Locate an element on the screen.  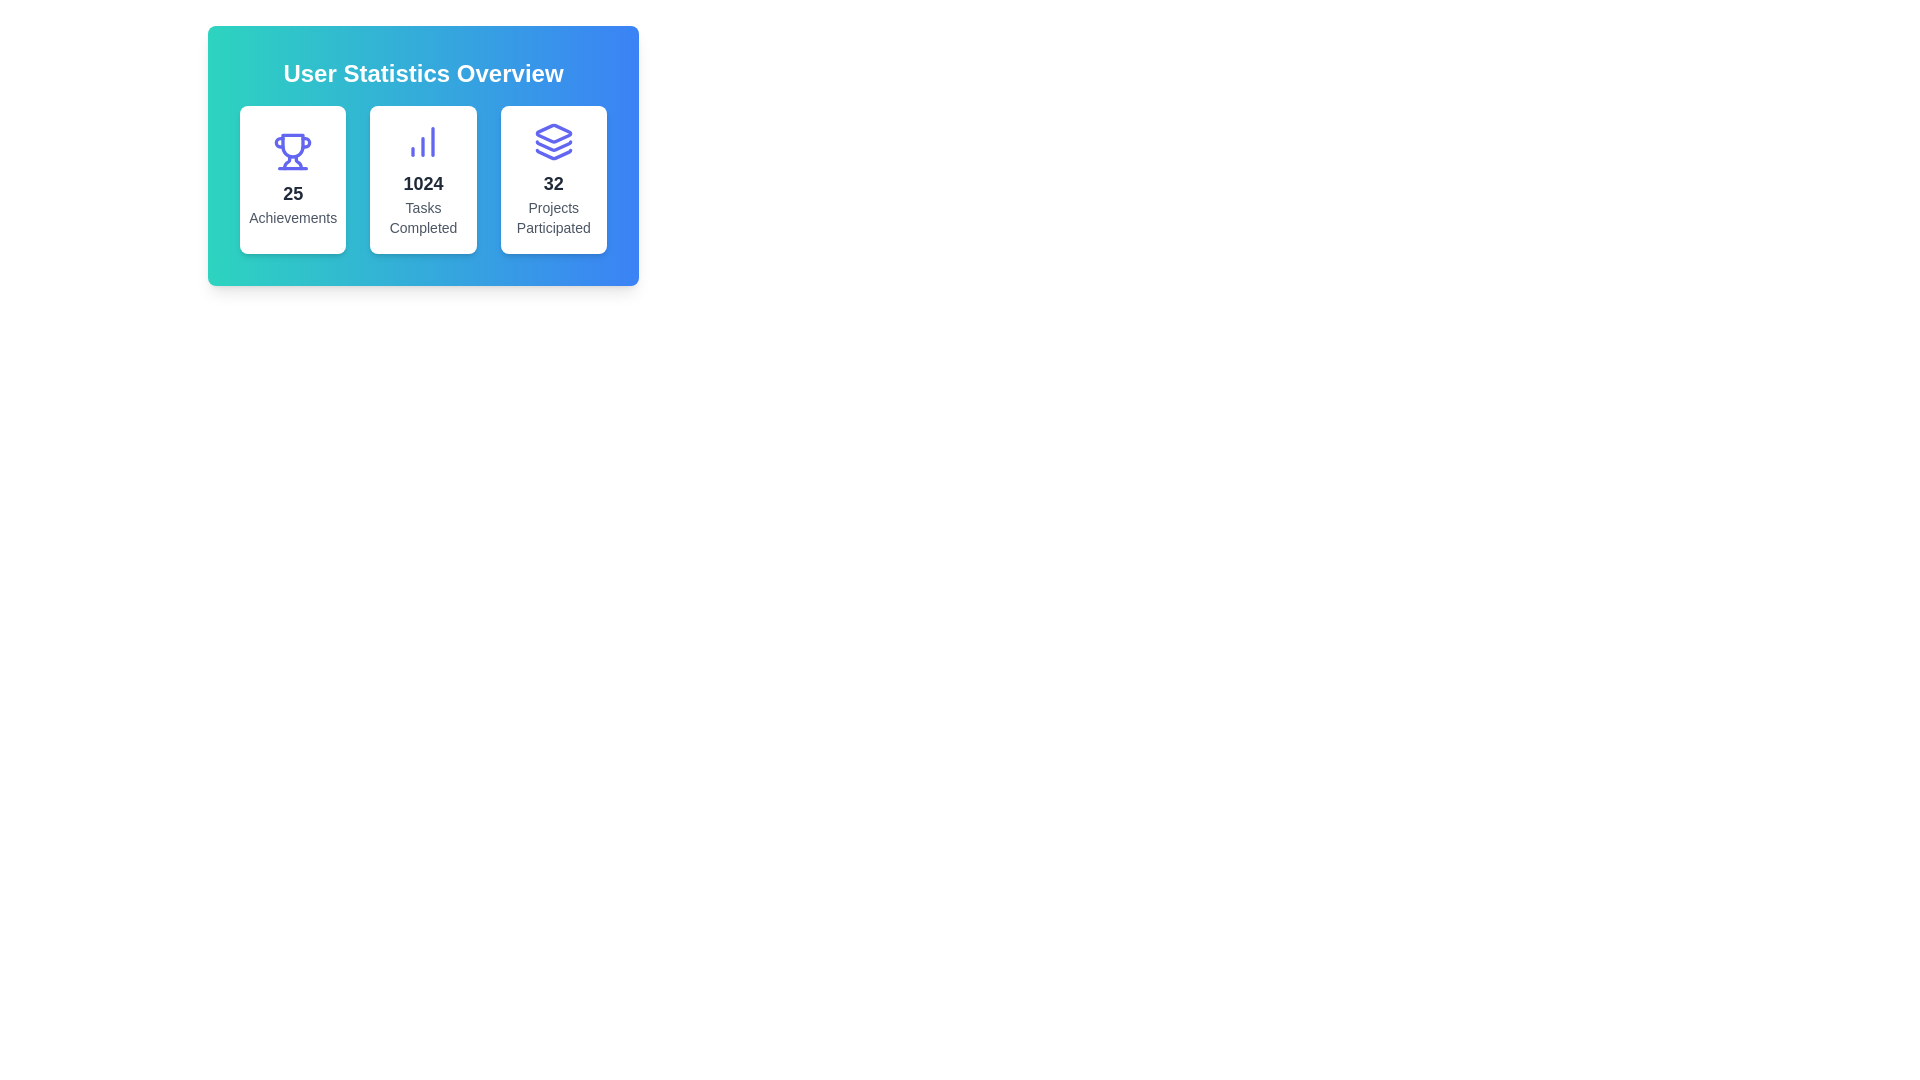
the static text element displaying the number '1024' in bold dark gray, located in the 'Tasks Completed' card under the title 'User Statistics Overview' is located at coordinates (422, 184).